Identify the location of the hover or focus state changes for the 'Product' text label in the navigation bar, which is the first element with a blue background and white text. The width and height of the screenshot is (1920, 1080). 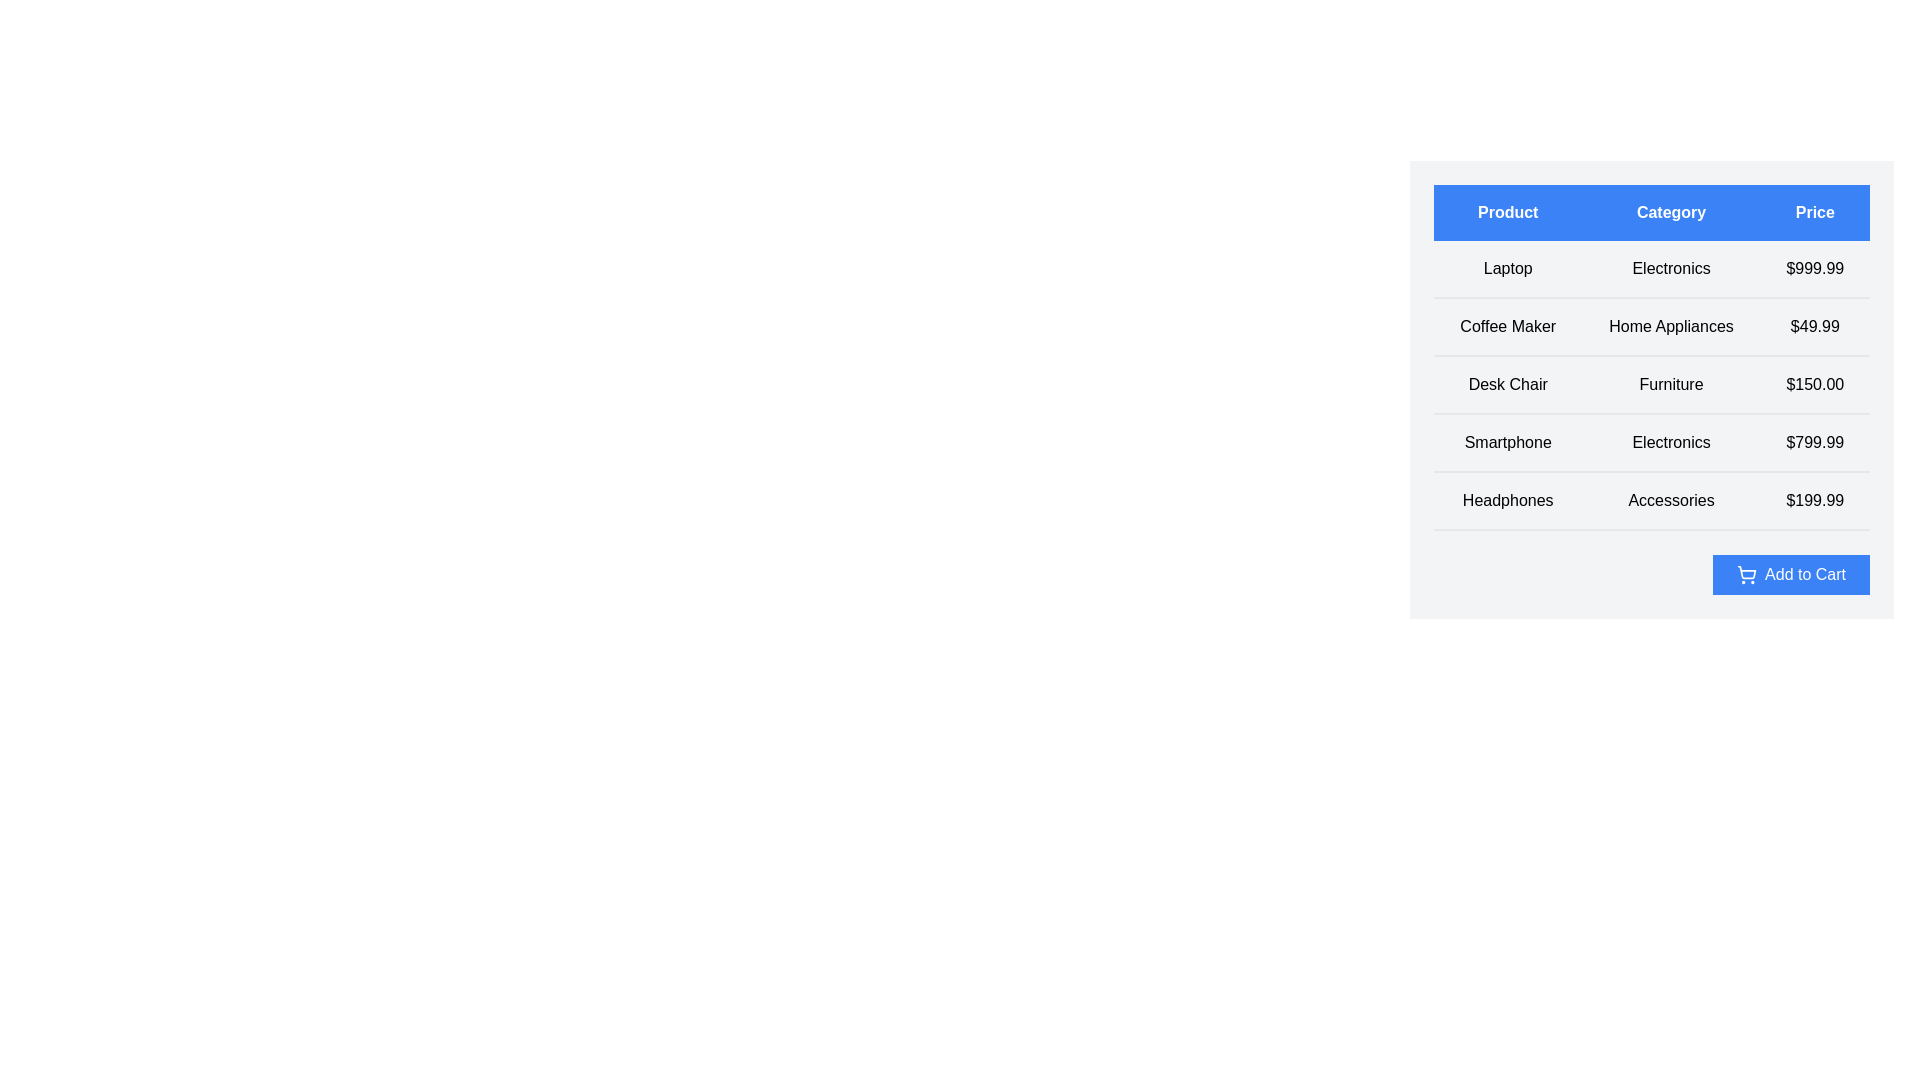
(1508, 212).